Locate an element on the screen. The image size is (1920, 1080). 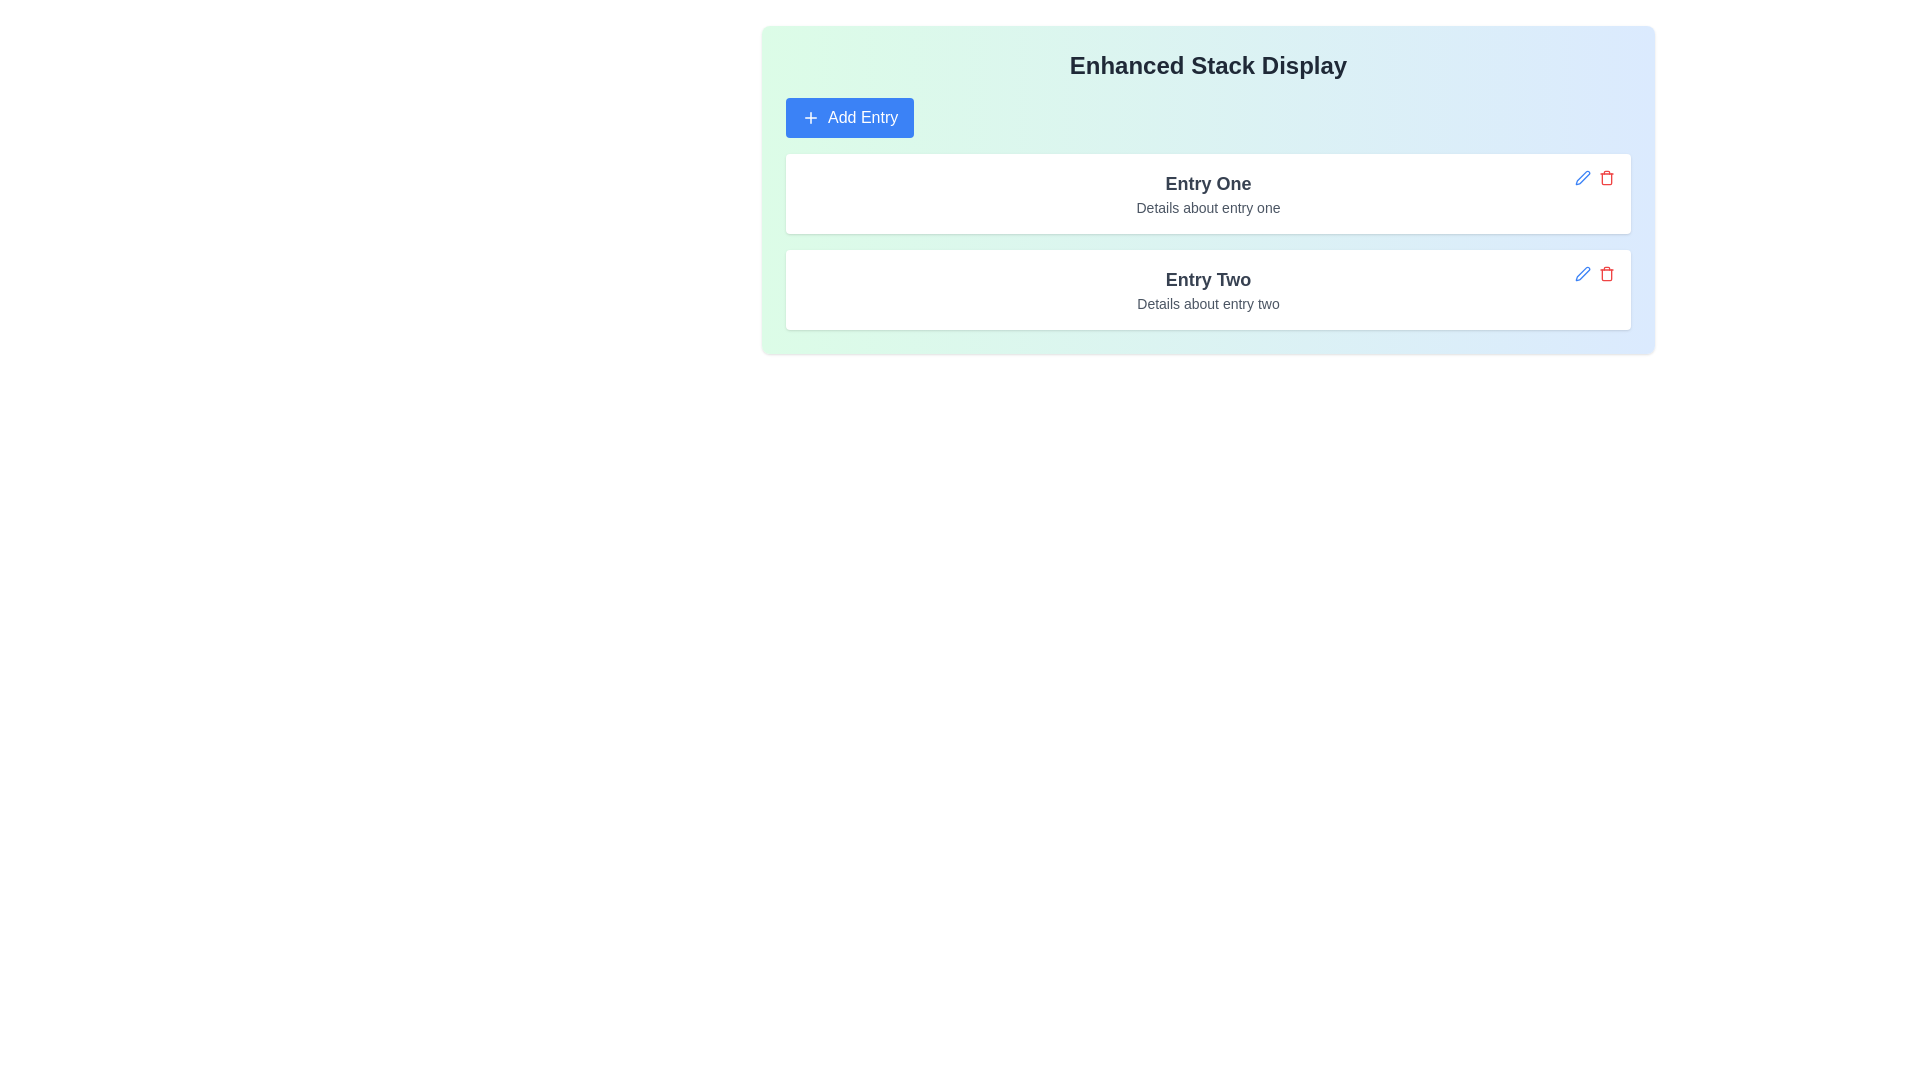
the red trash bin icon, which is the second button in a horizontal group of action buttons located at the top-right corner of the list, to trigger any hover effects is located at coordinates (1607, 176).